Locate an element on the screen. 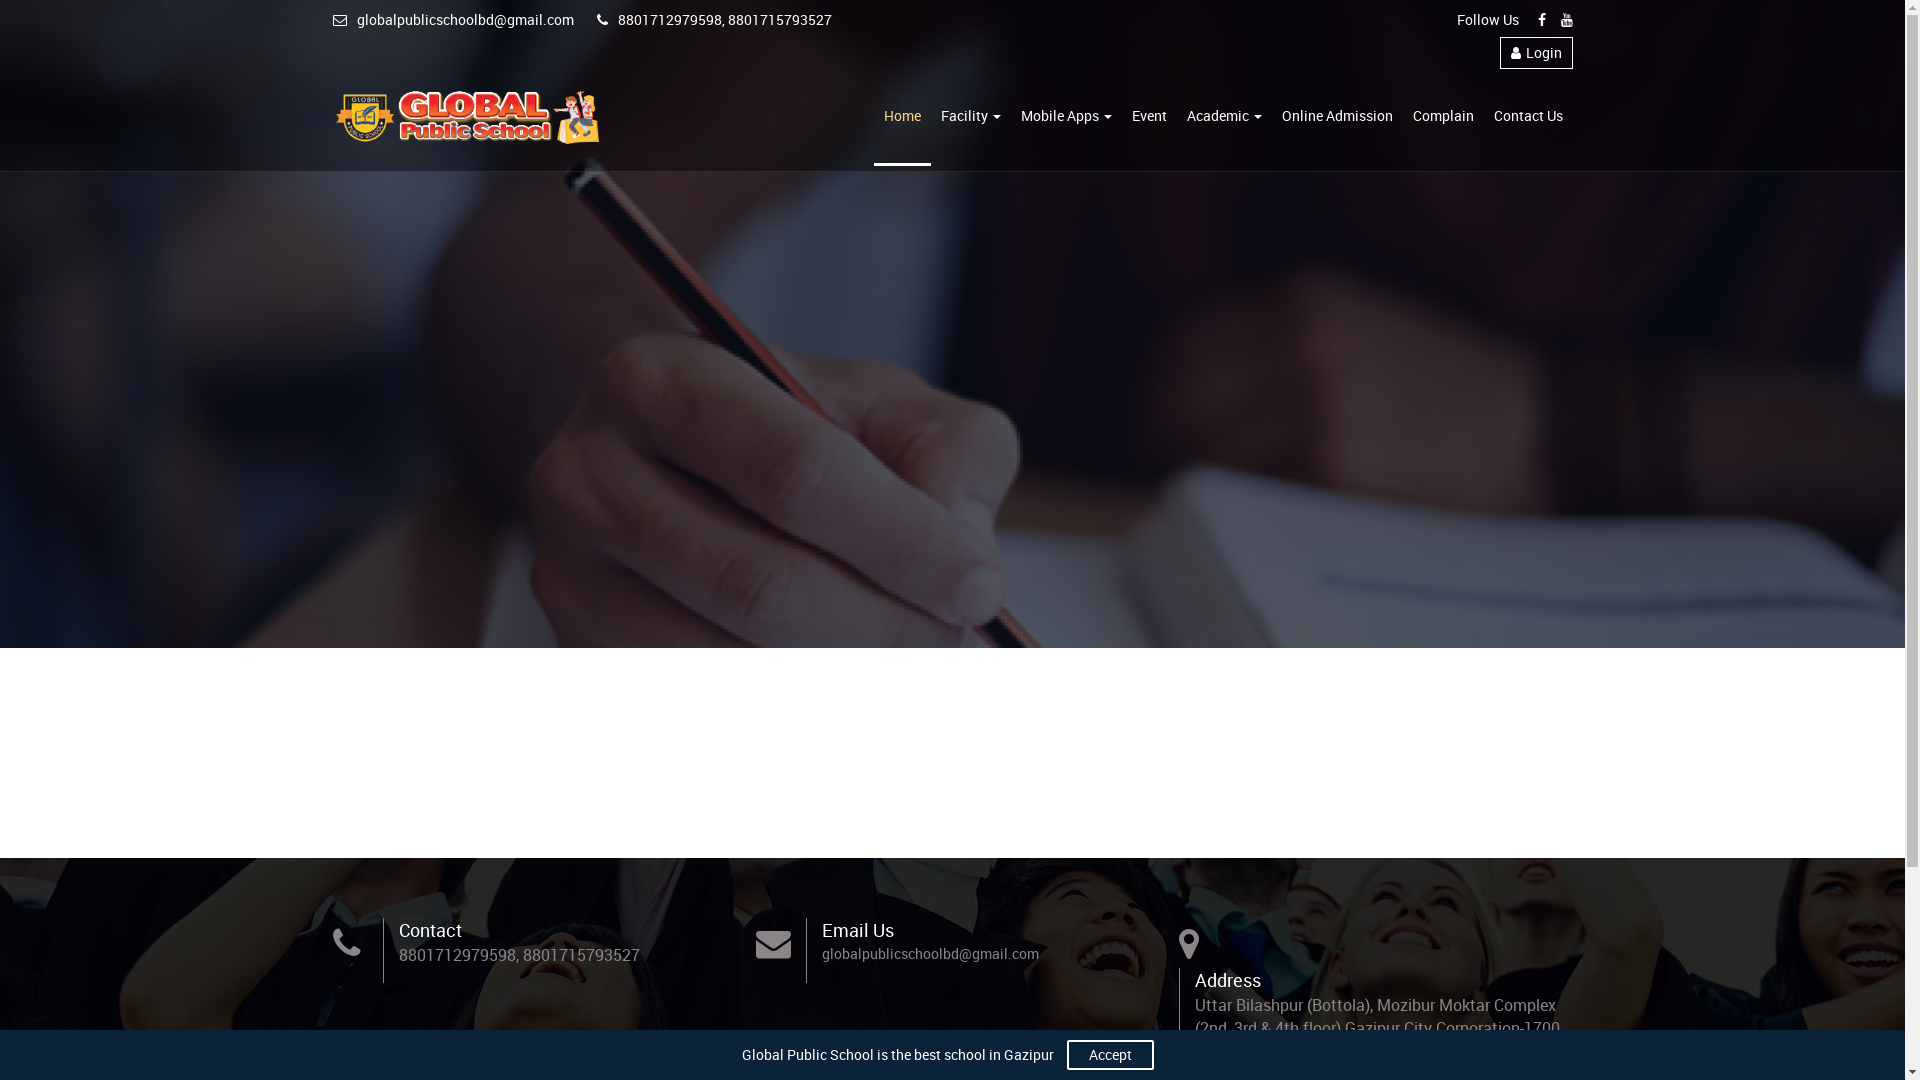 Image resolution: width=1920 pixels, height=1080 pixels. 'Contact Us' is located at coordinates (1527, 117).